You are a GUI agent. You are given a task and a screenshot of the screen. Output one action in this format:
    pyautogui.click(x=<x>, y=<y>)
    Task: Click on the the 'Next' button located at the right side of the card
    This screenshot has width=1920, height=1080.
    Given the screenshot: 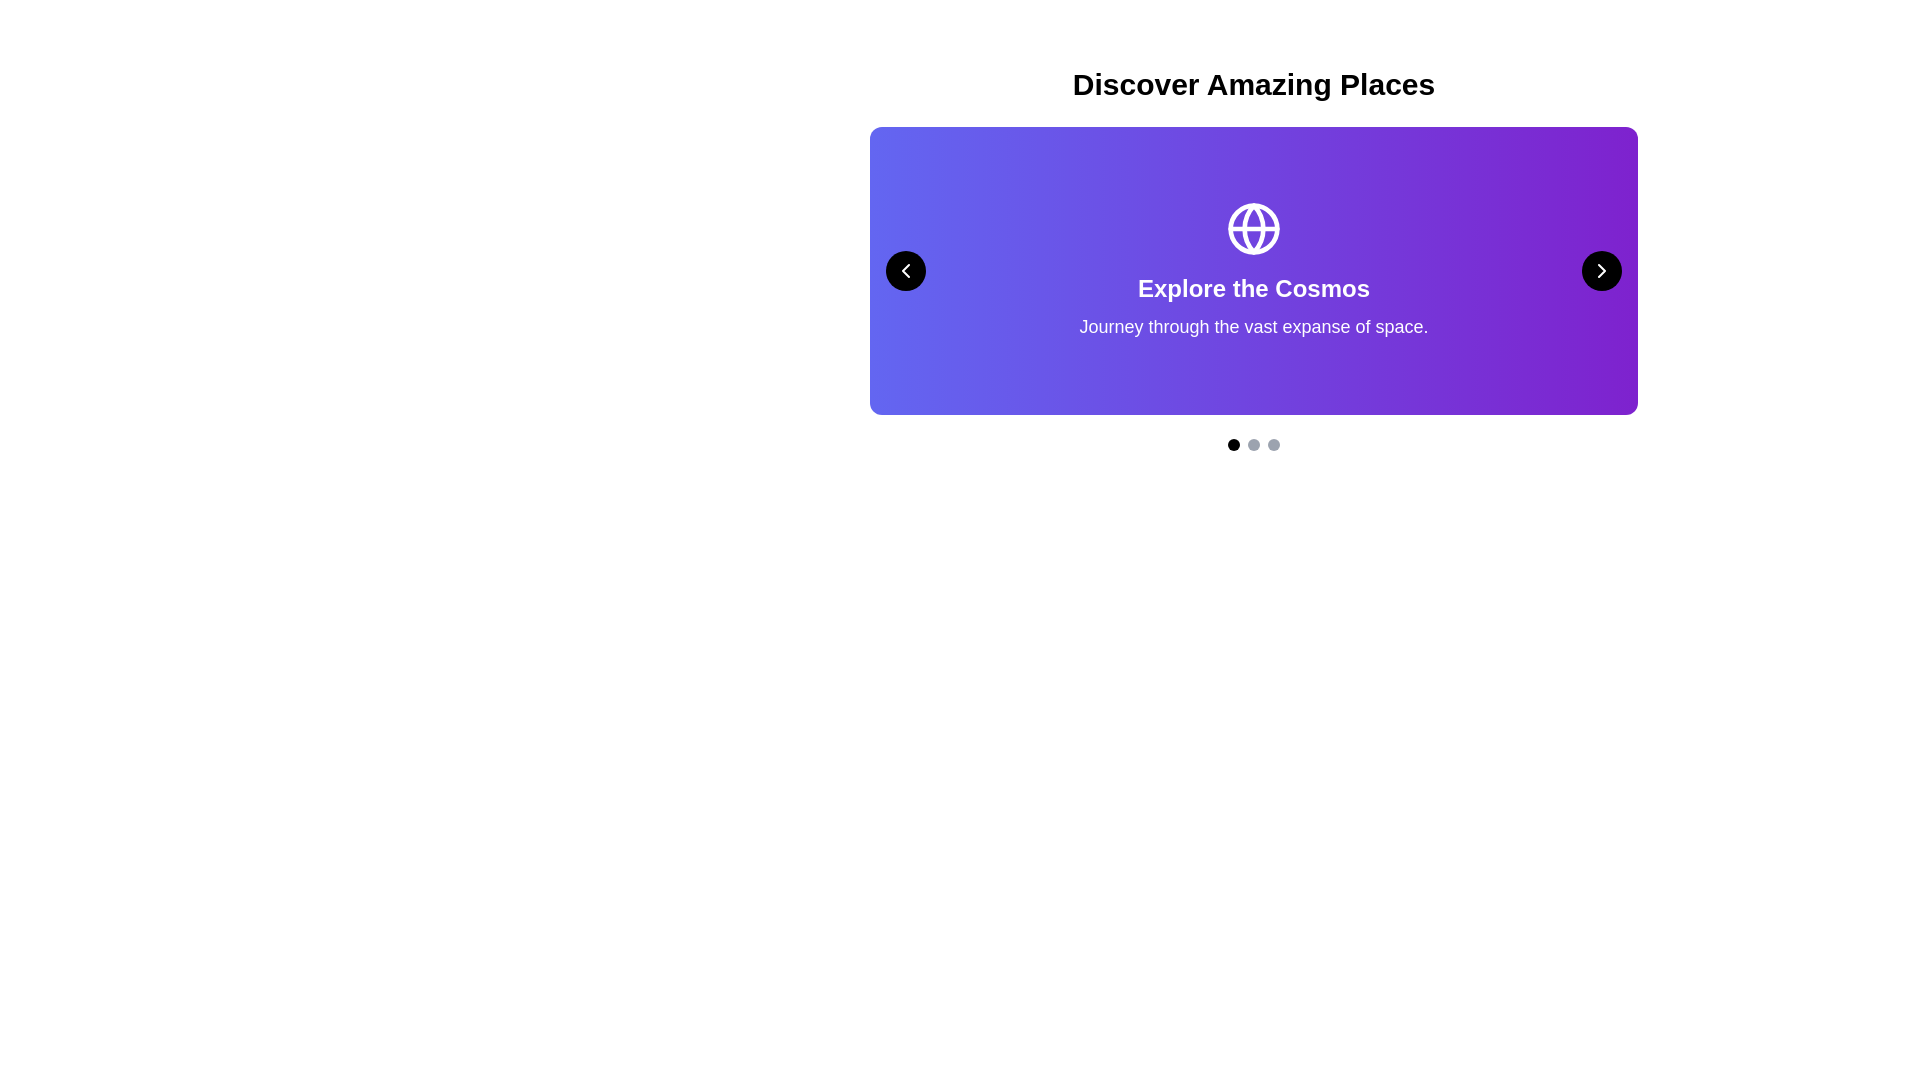 What is the action you would take?
    pyautogui.click(x=1602, y=270)
    